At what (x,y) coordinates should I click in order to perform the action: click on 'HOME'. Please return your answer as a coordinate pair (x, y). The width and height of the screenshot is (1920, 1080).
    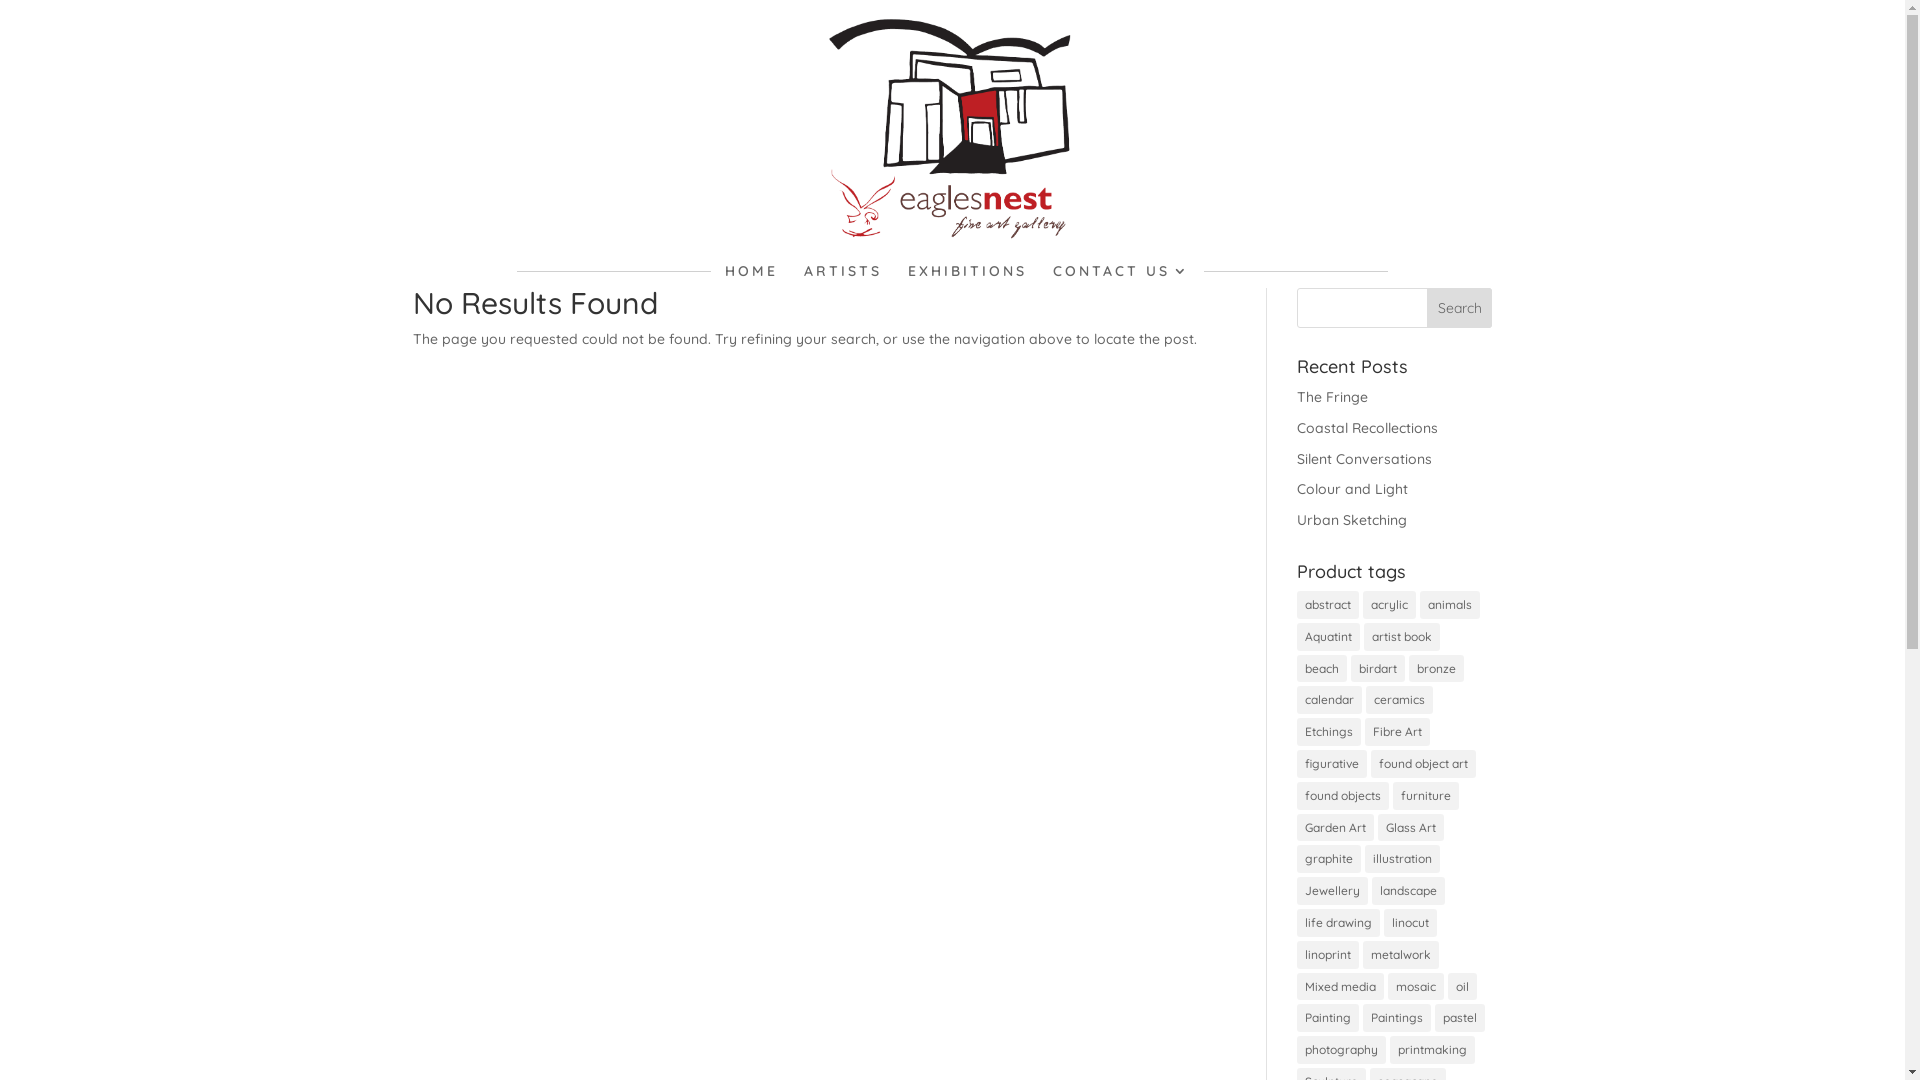
    Looking at the image, I should click on (750, 276).